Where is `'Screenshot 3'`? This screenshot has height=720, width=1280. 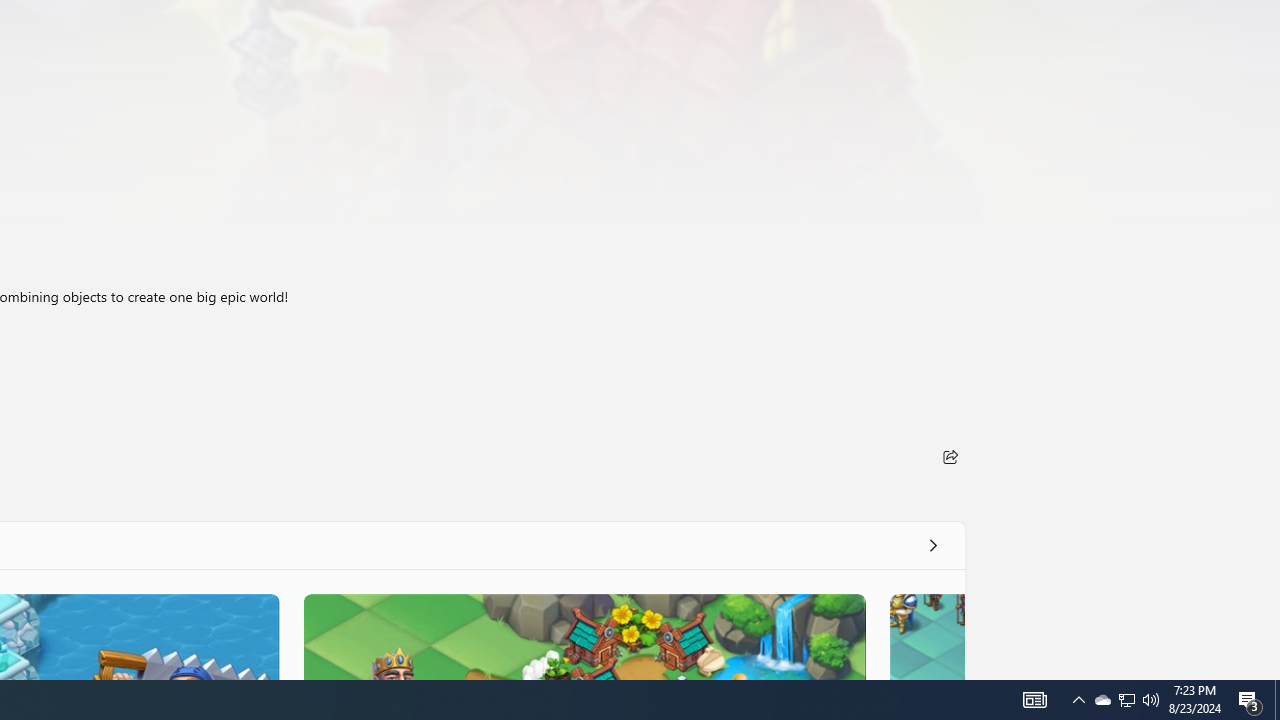
'Screenshot 3' is located at coordinates (583, 636).